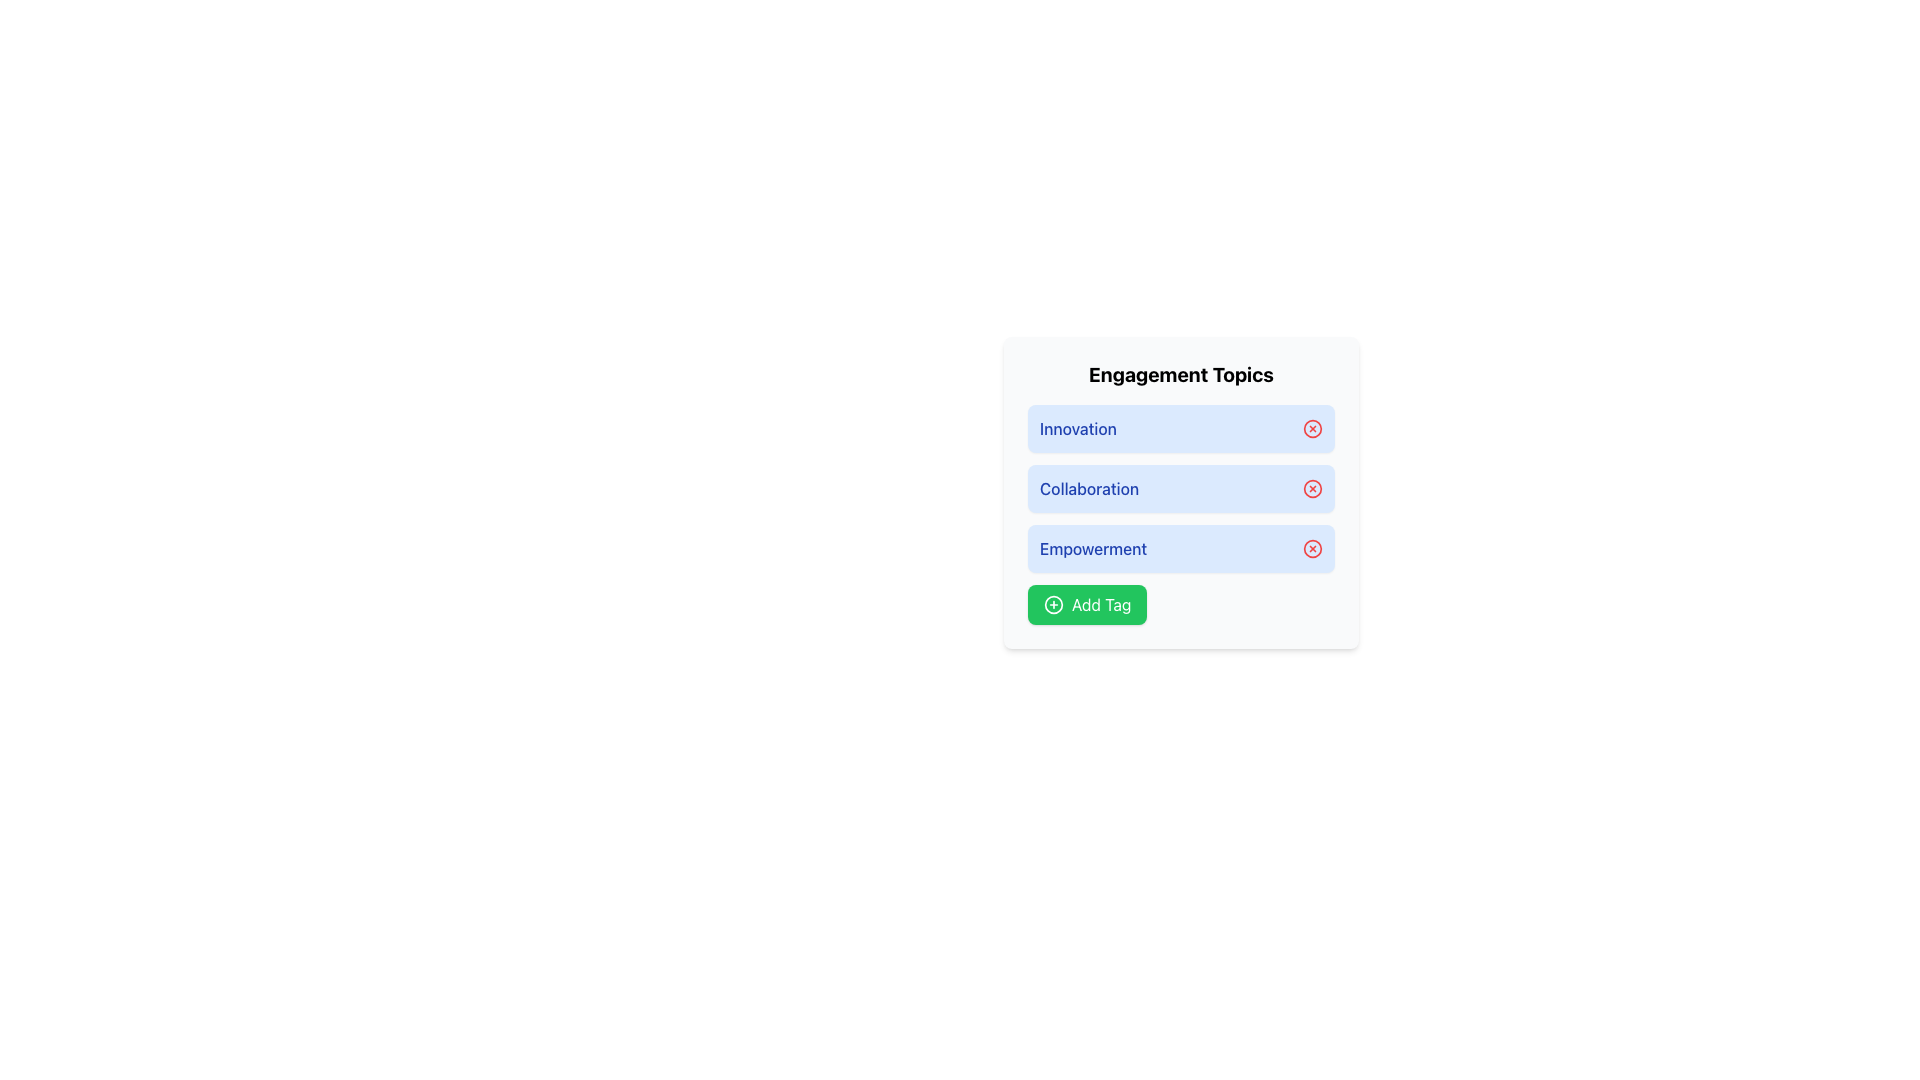  What do you see at coordinates (1053, 604) in the screenshot?
I see `the circular plus icon within the green 'Add Tag' button located at the bottom section of the modal` at bounding box center [1053, 604].